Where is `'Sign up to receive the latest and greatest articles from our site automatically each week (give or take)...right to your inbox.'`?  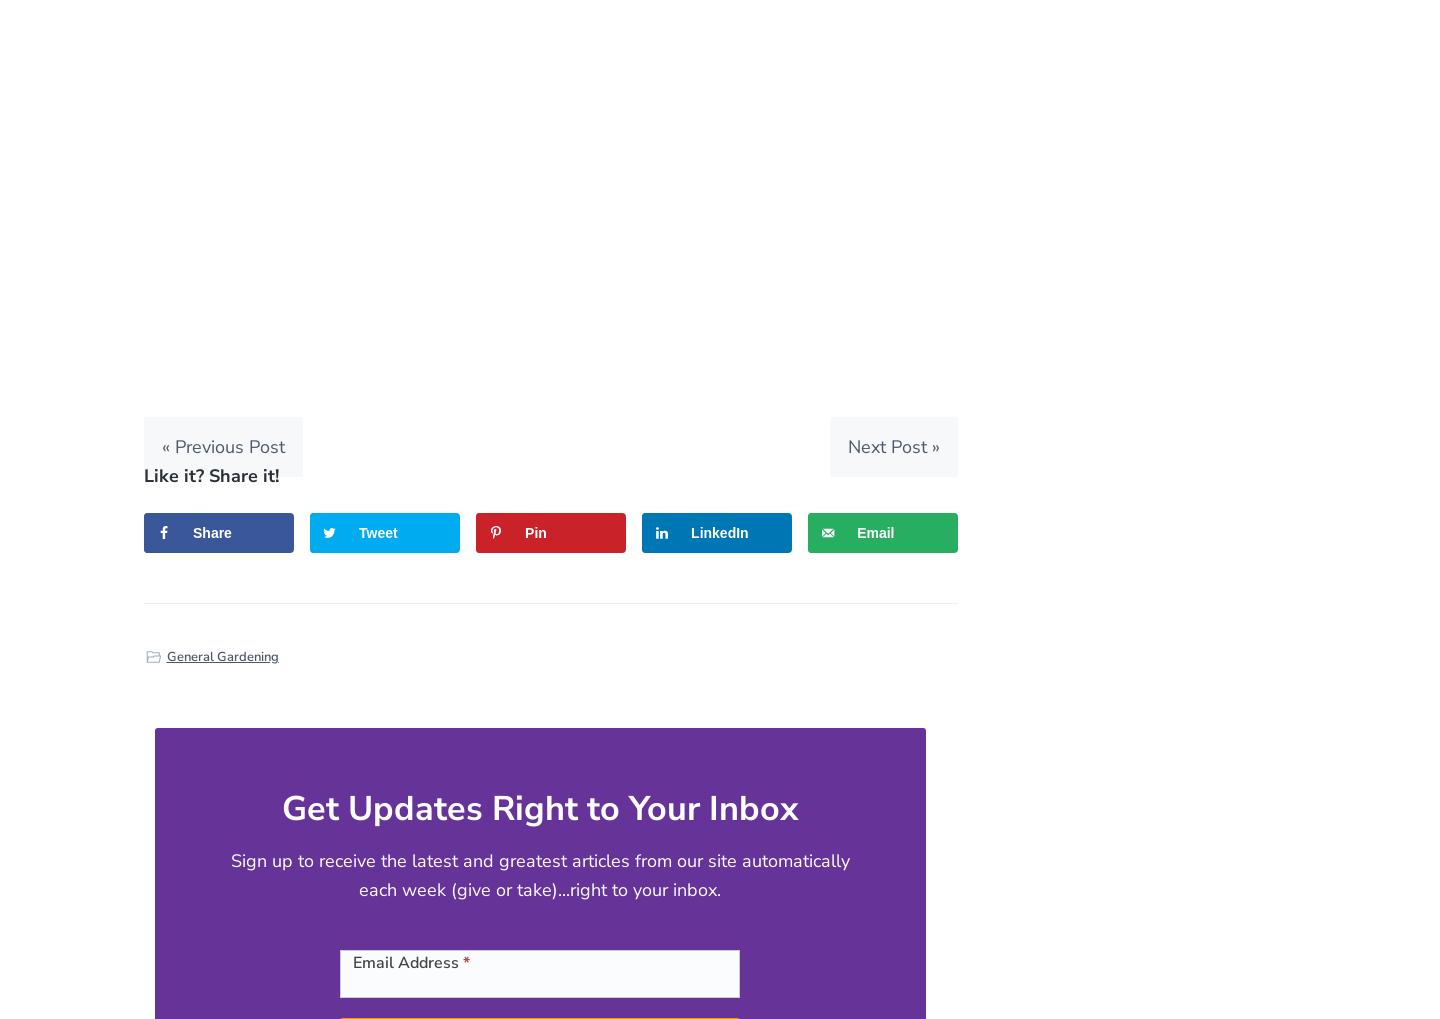
'Sign up to receive the latest and greatest articles from our site automatically each week (give or take)...right to your inbox.' is located at coordinates (538, 874).